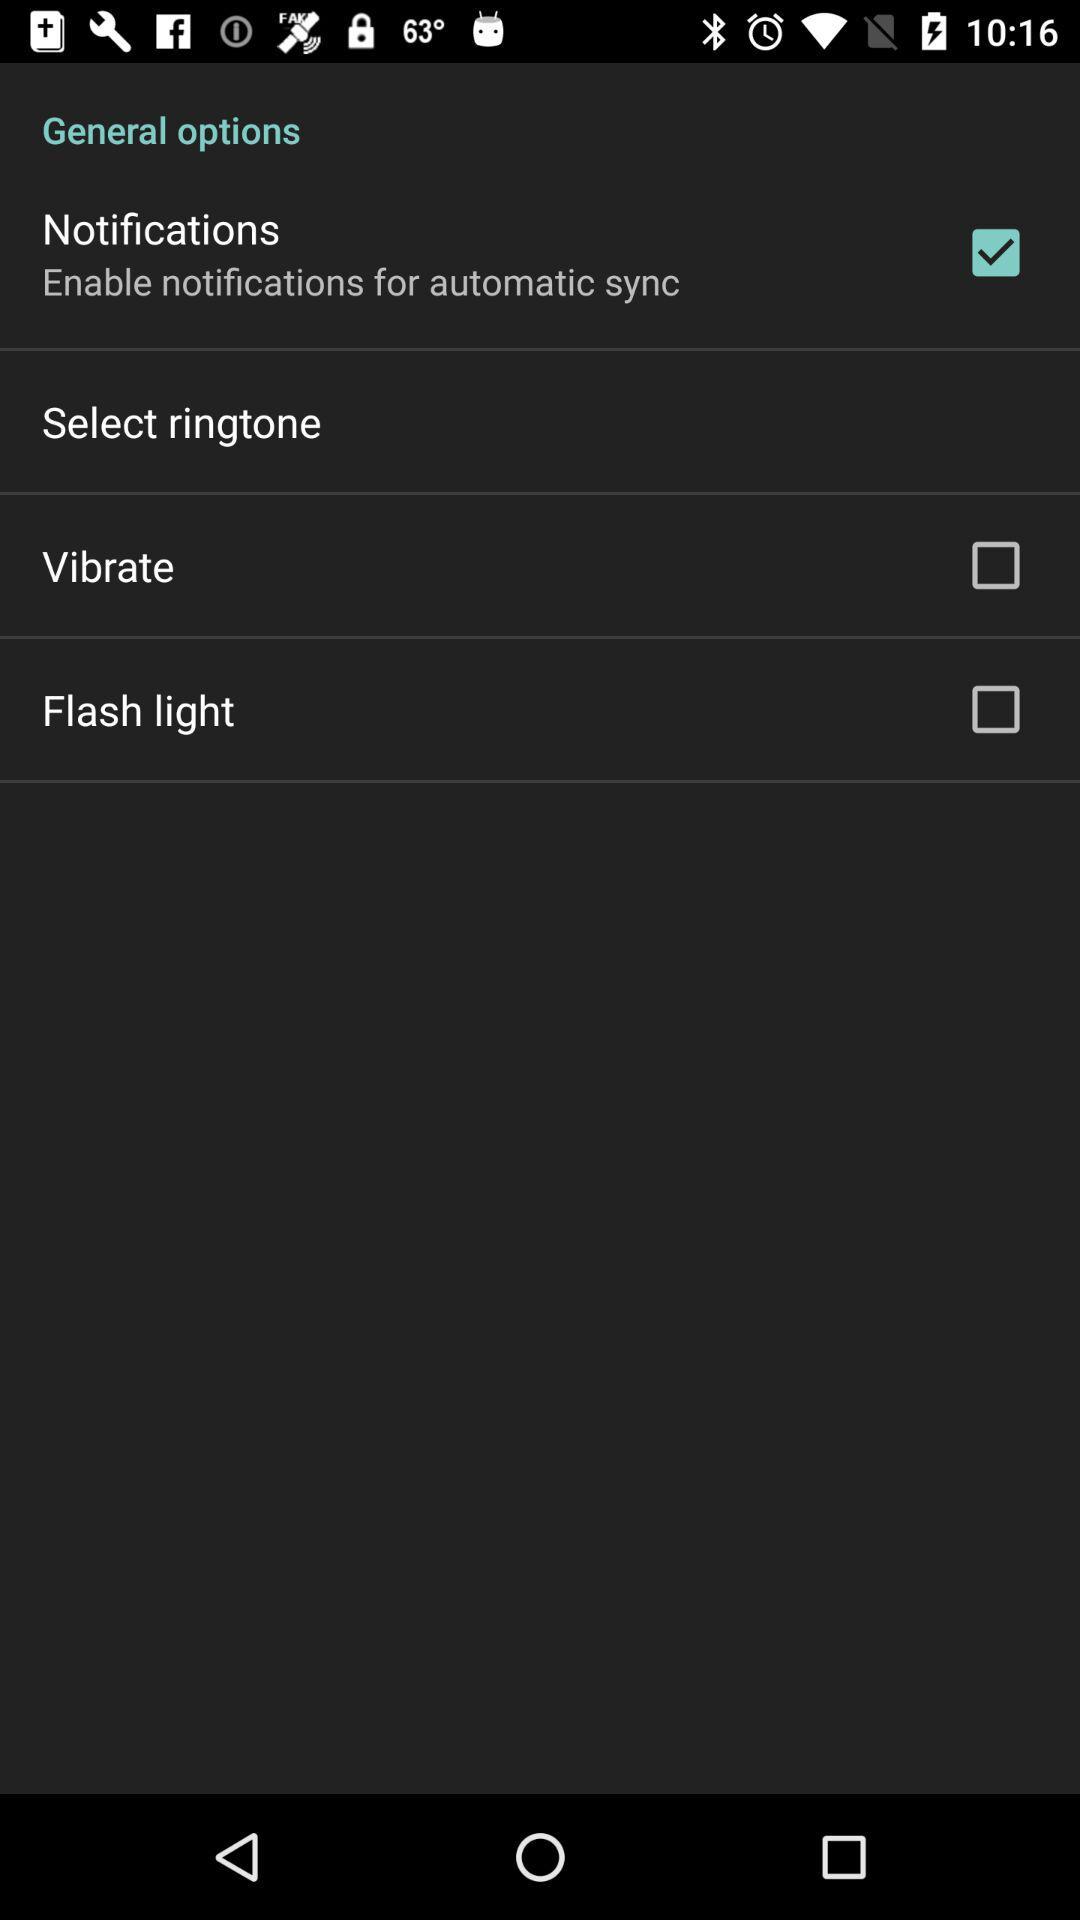 The width and height of the screenshot is (1080, 1920). Describe the element at coordinates (540, 107) in the screenshot. I see `general options` at that location.